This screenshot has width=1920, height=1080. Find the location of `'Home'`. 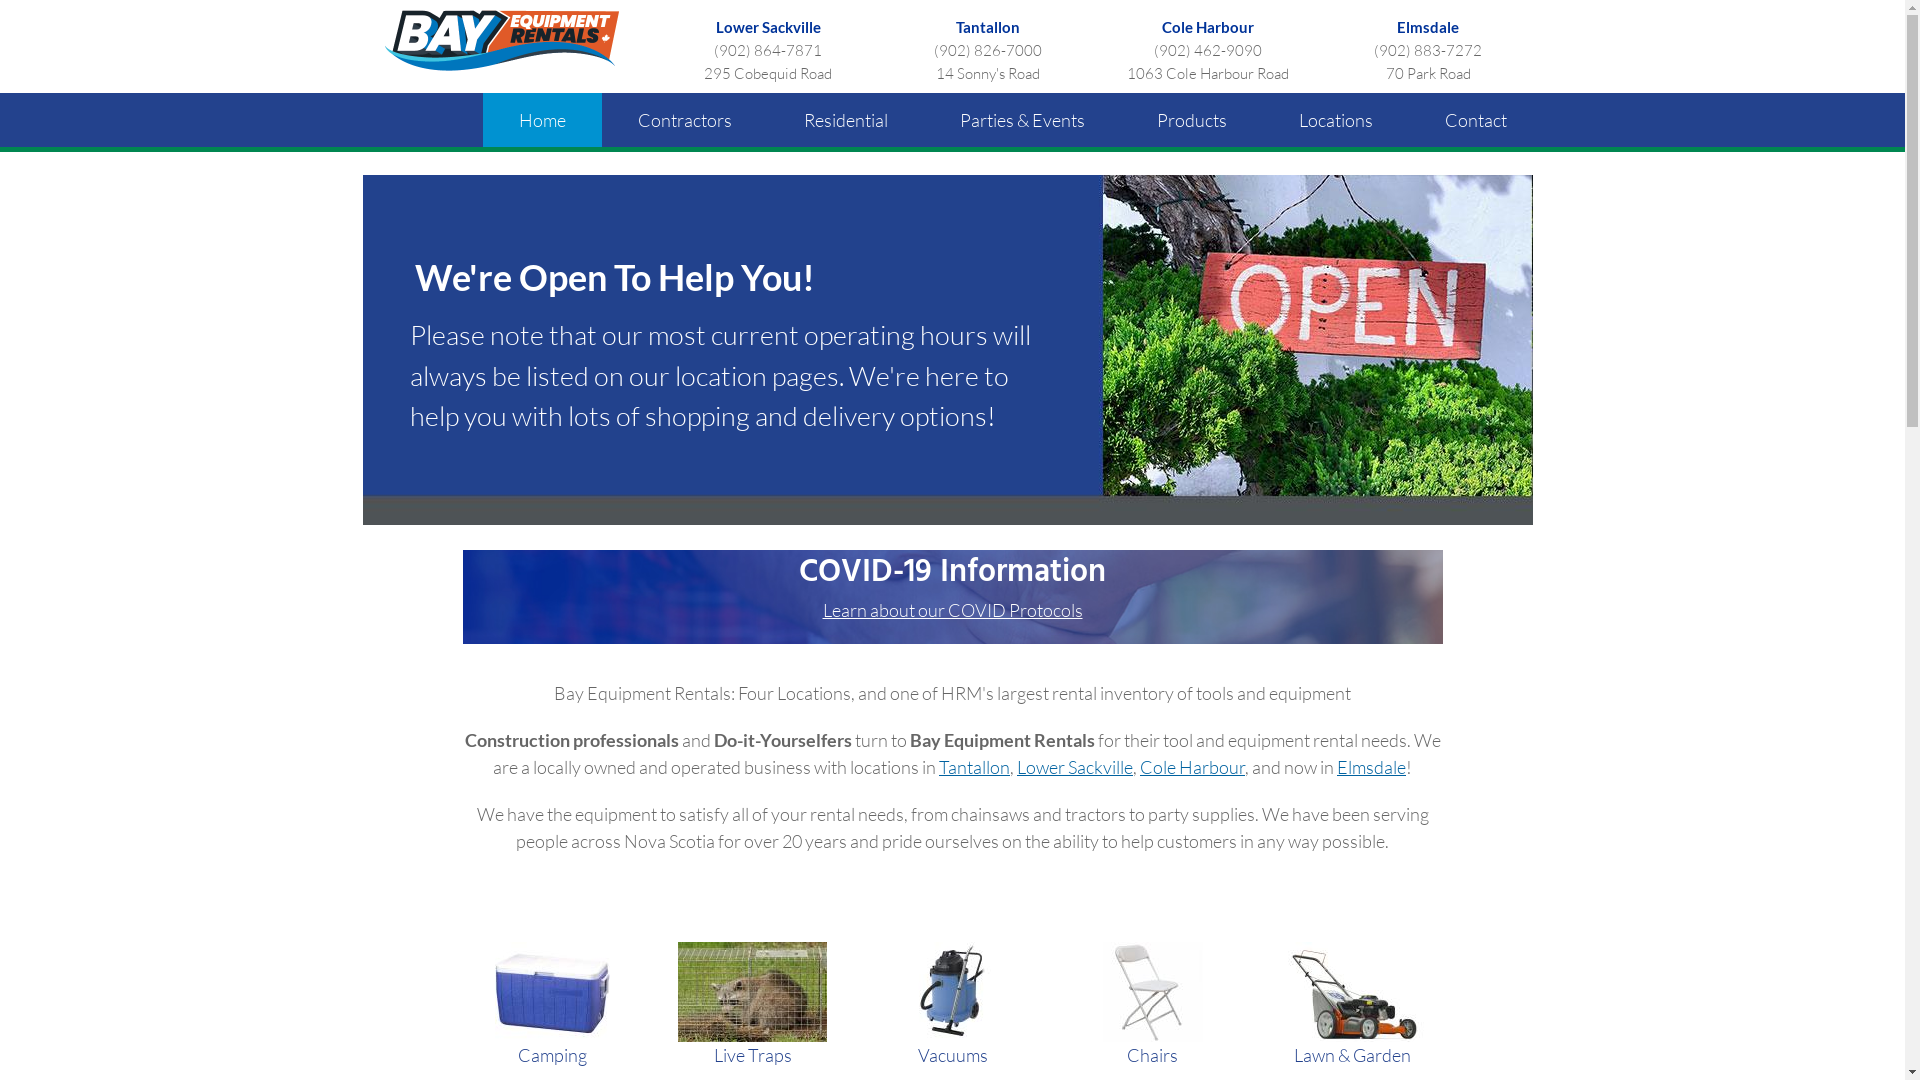

'Home' is located at coordinates (541, 119).